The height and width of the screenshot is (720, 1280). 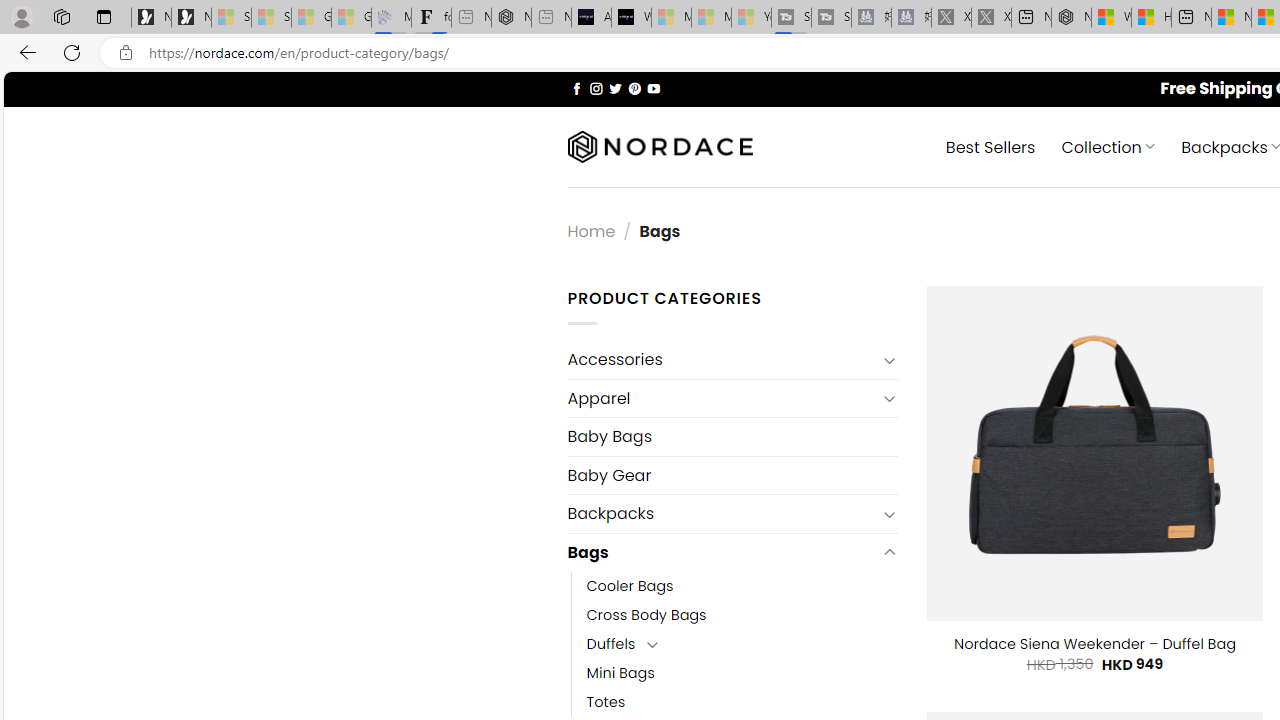 I want to click on 'Microsoft Start - Sleeping', so click(x=711, y=17).